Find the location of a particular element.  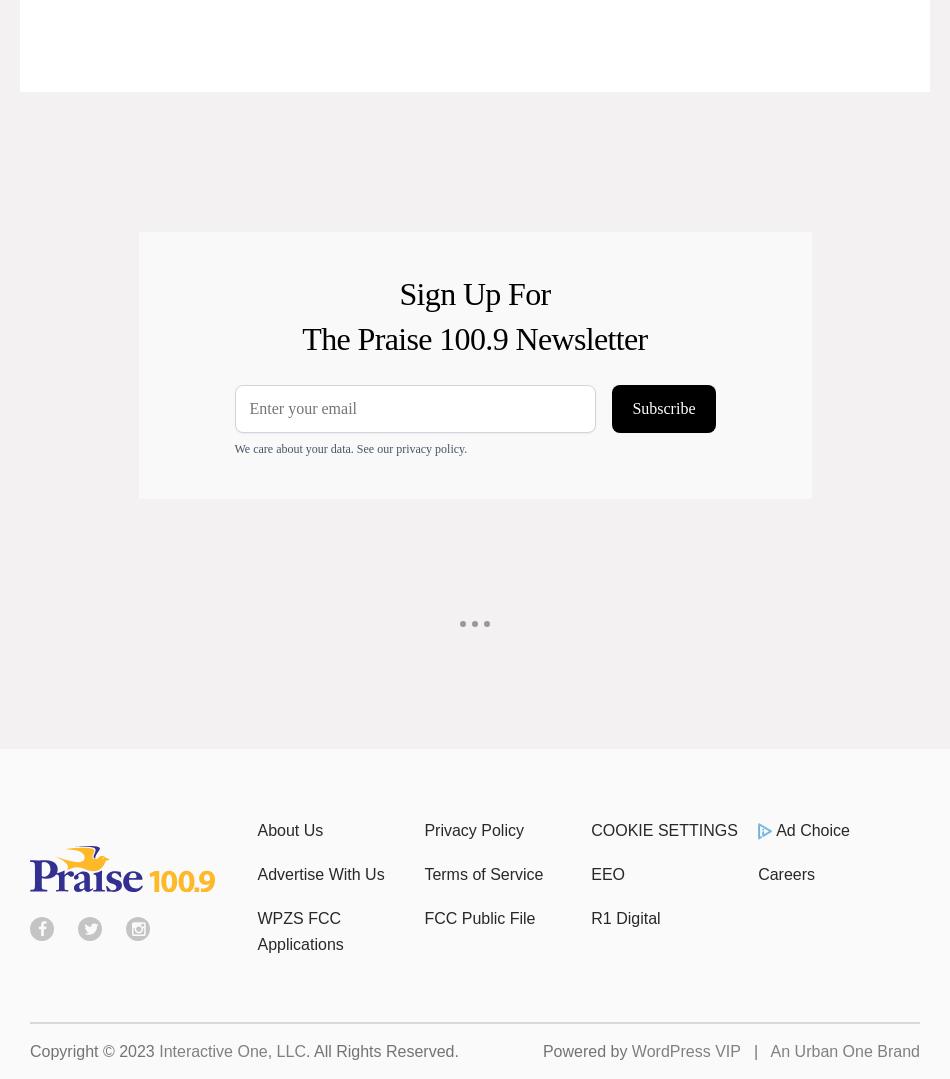

'EEO' is located at coordinates (608, 873).